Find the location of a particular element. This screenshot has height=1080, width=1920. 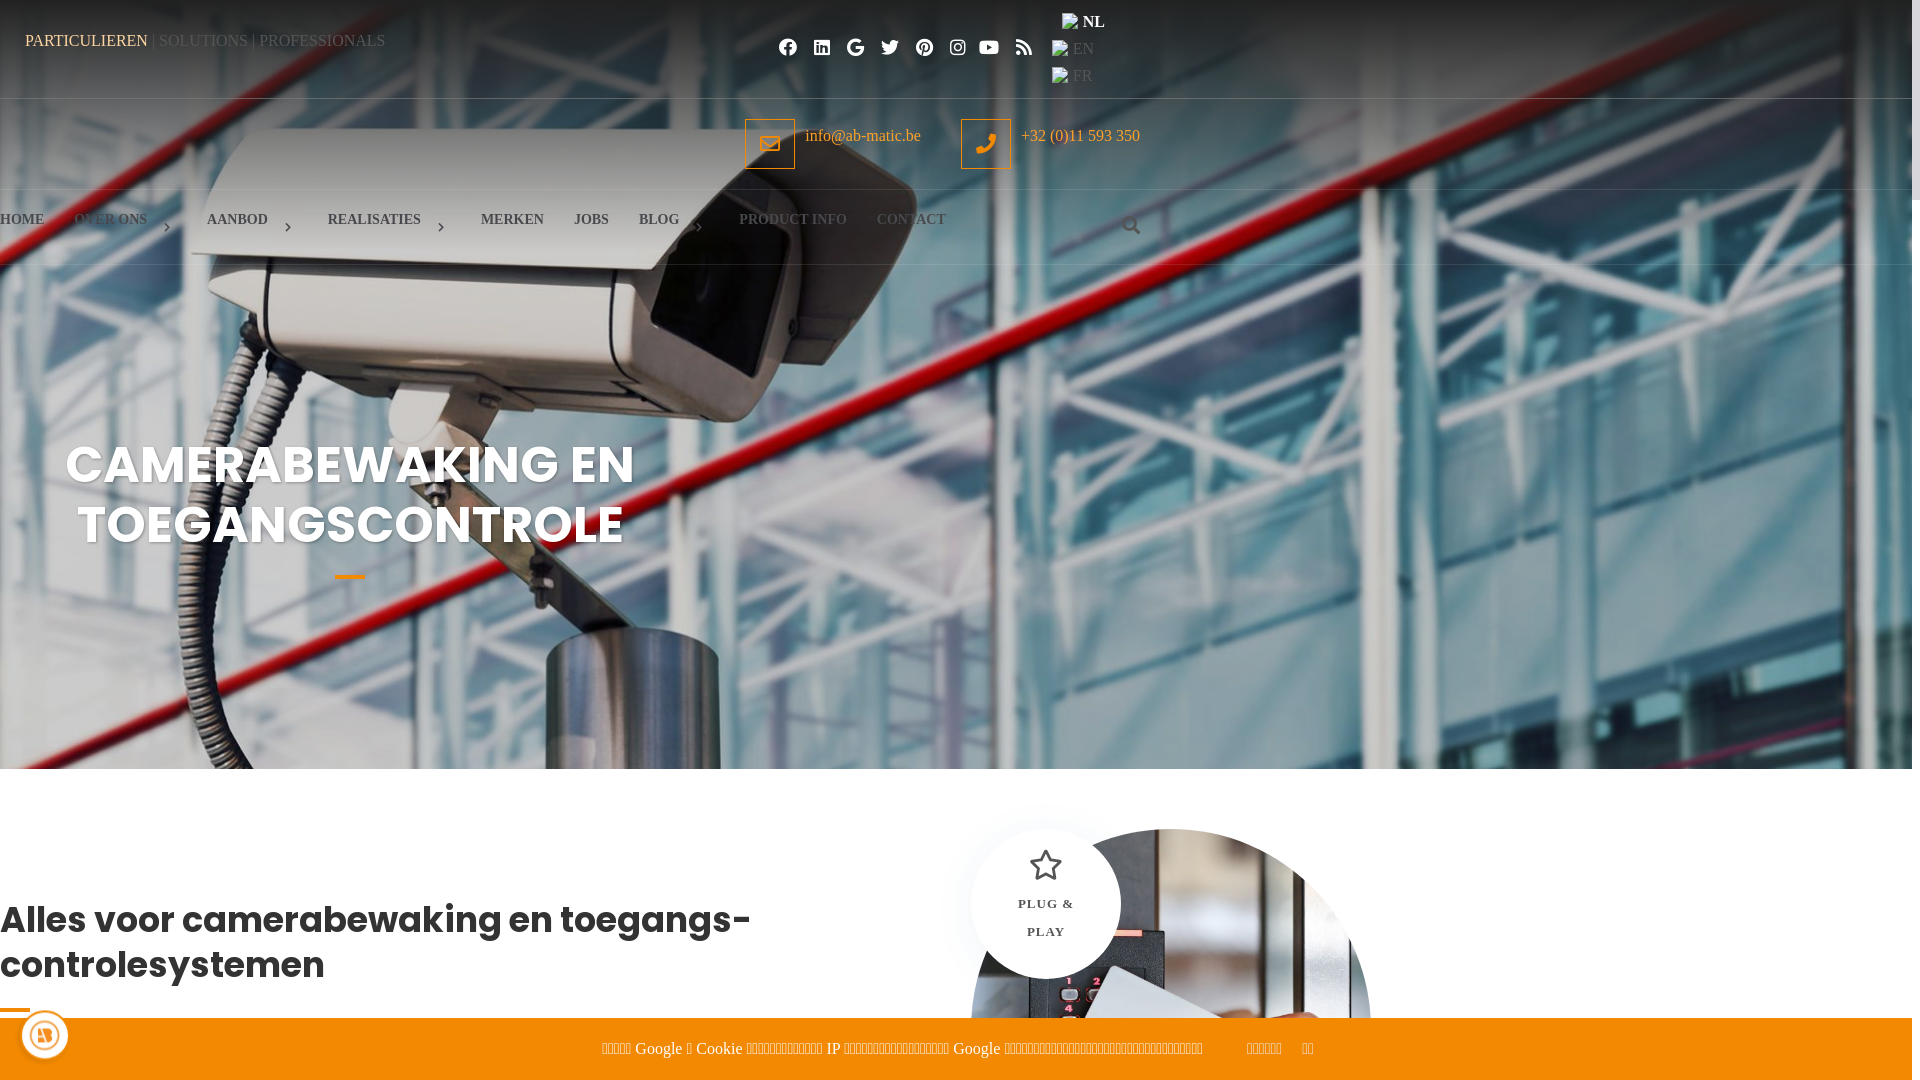

'FR' is located at coordinates (1082, 74).